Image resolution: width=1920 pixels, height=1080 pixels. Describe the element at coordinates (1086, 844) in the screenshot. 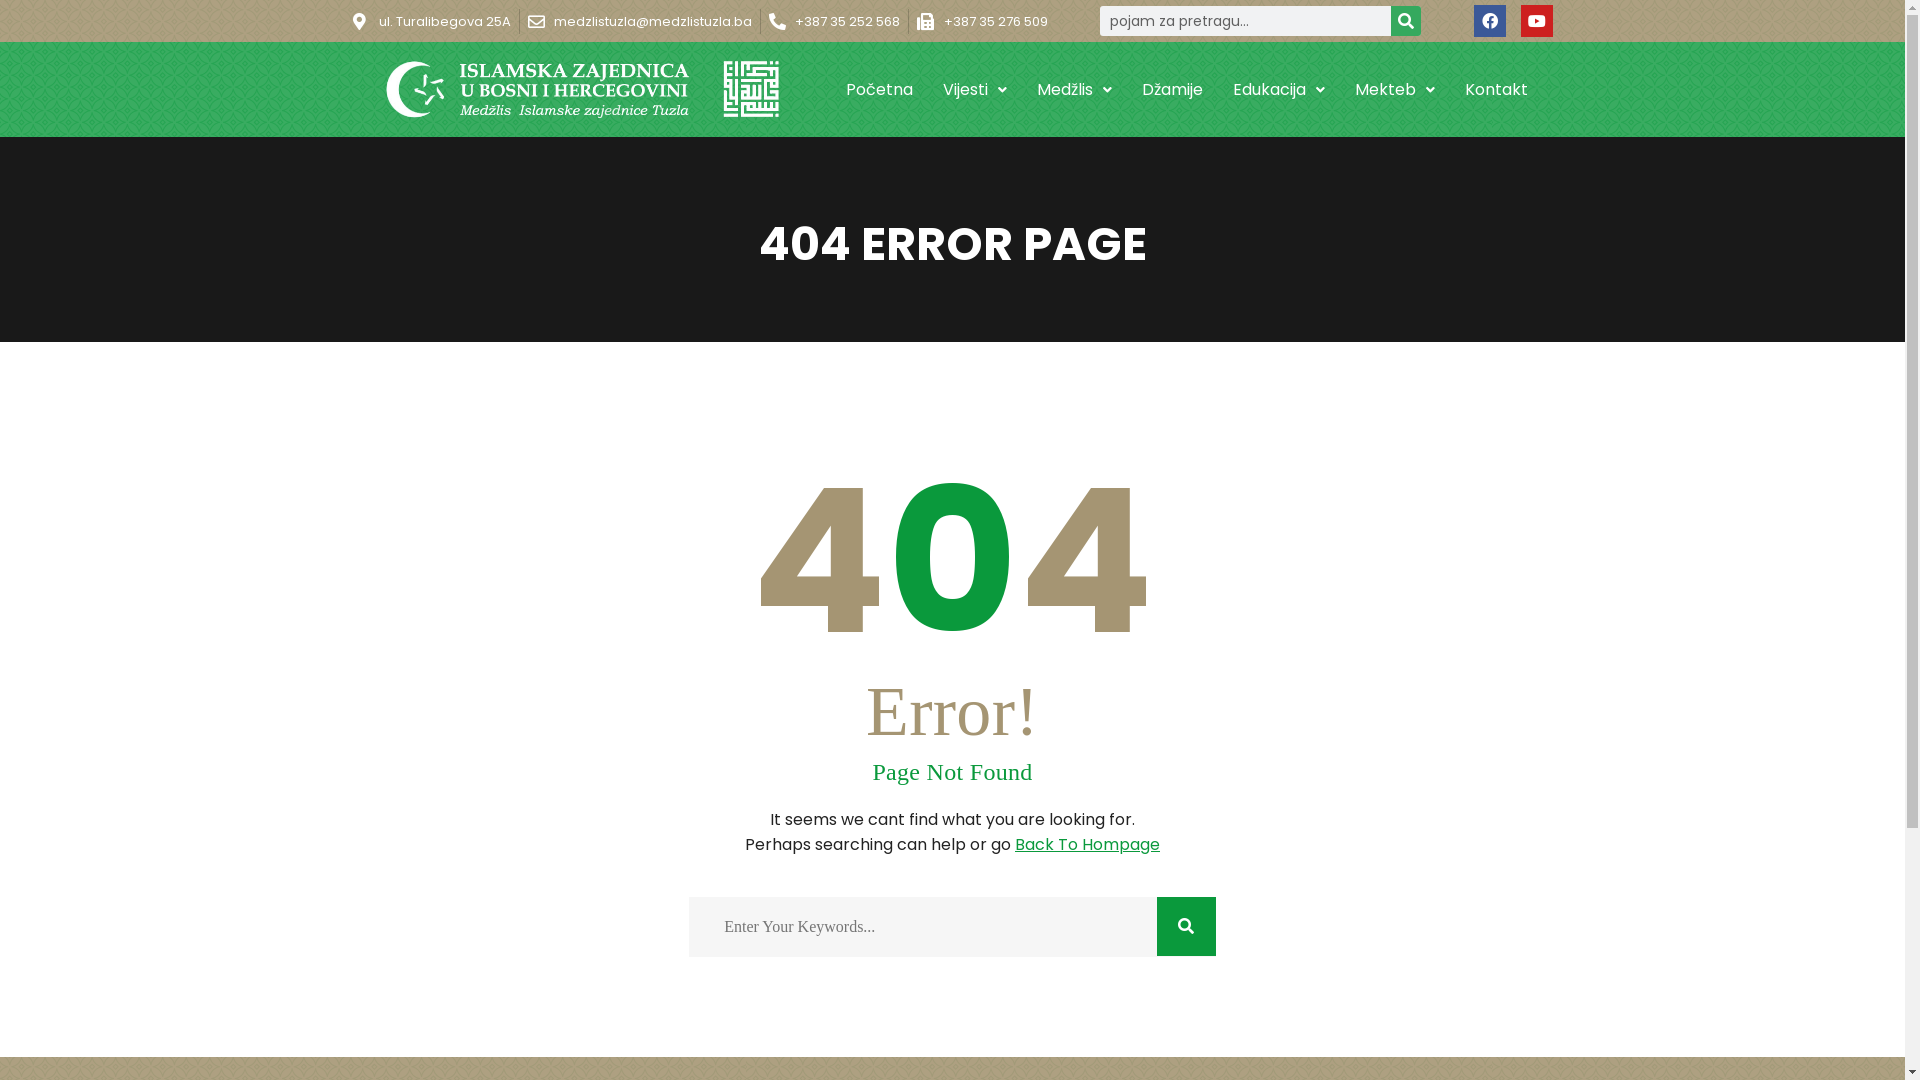

I see `'Back To Hompage'` at that location.